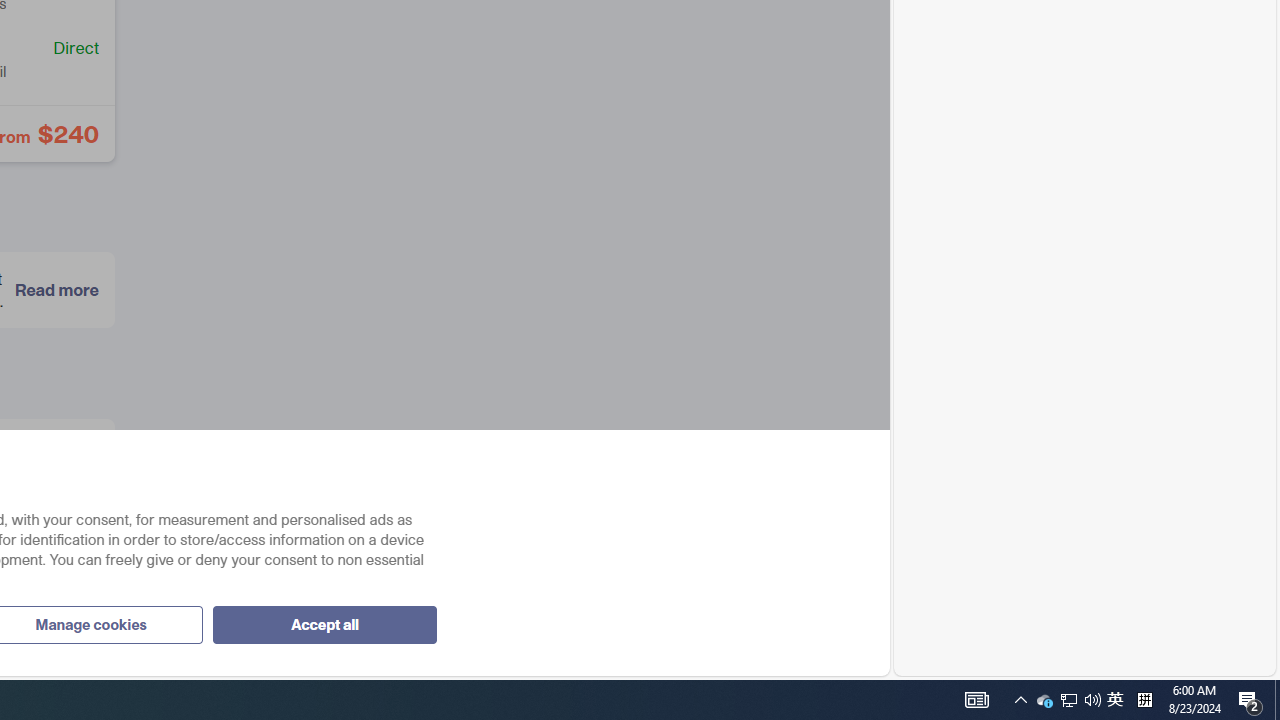  What do you see at coordinates (324, 623) in the screenshot?
I see `'Accept all'` at bounding box center [324, 623].